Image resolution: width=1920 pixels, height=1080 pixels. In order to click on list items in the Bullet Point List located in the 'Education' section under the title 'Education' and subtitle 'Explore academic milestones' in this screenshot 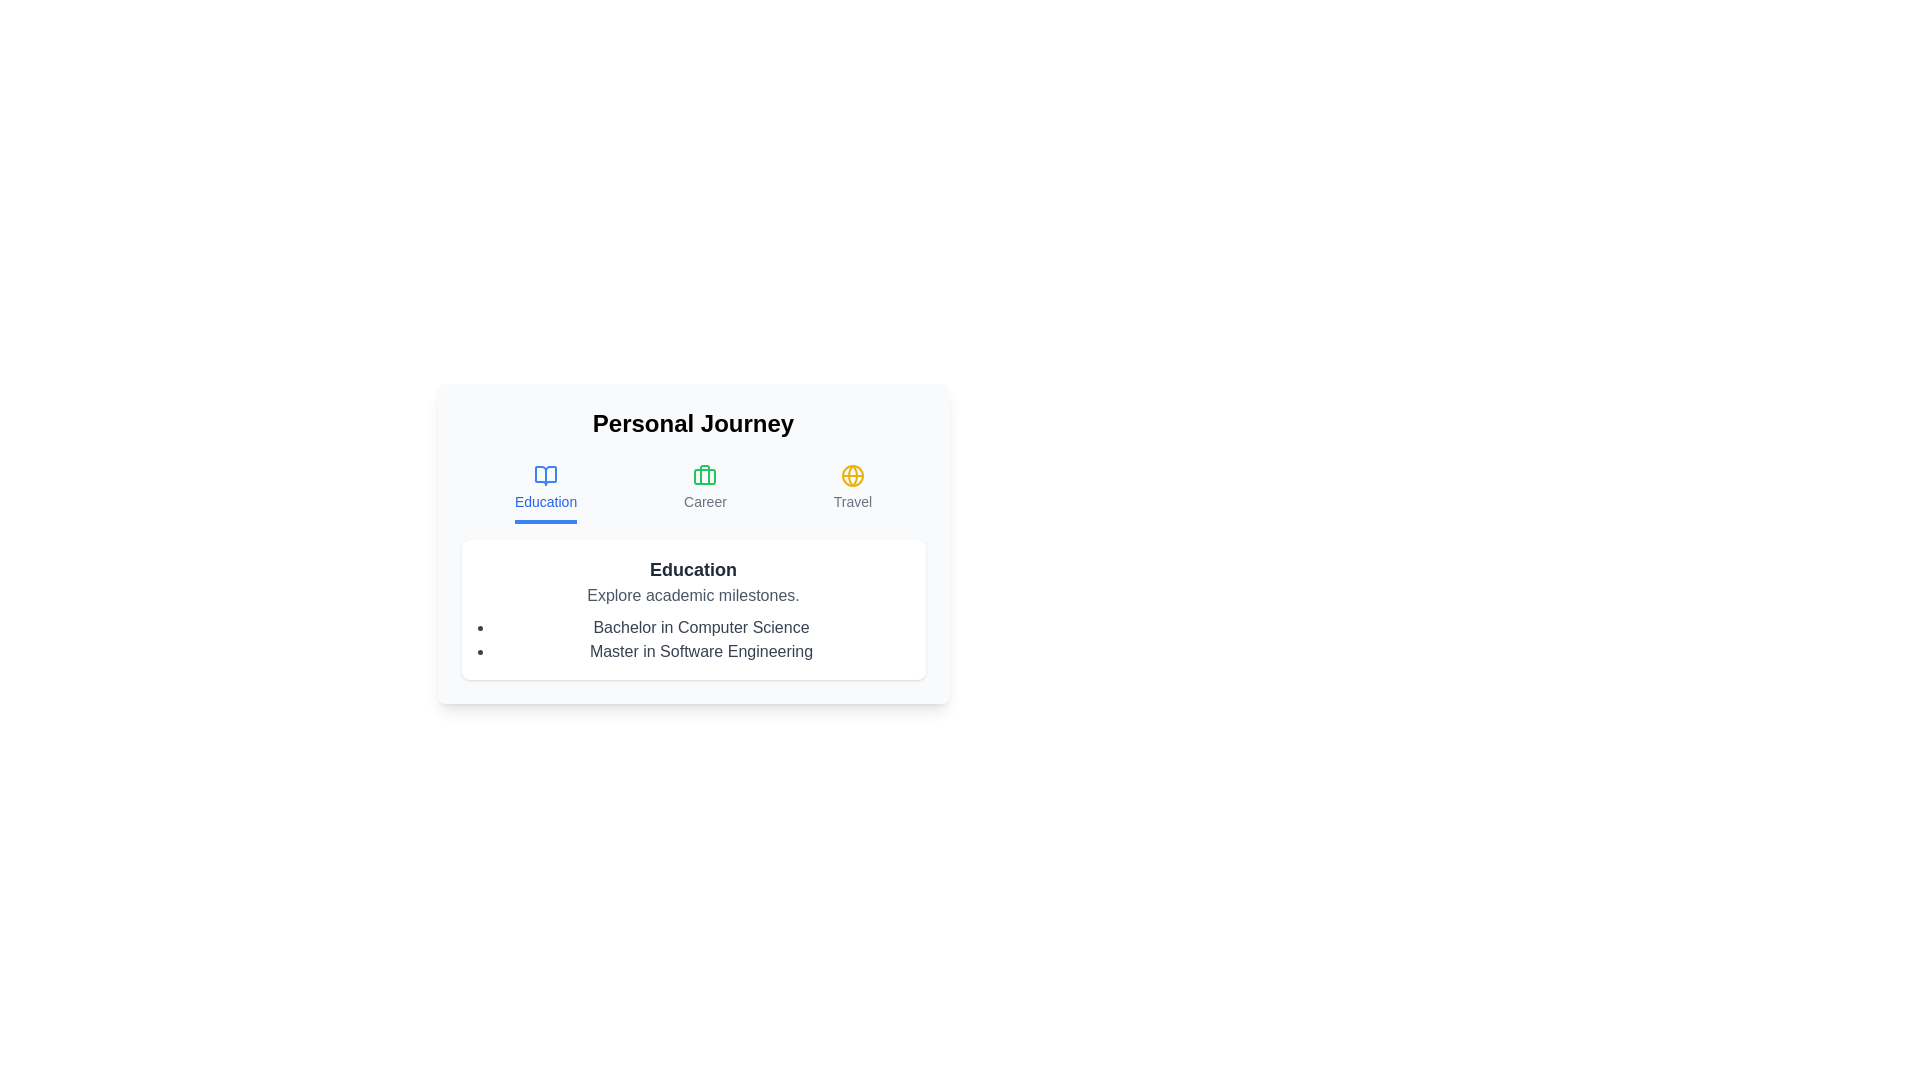, I will do `click(693, 640)`.